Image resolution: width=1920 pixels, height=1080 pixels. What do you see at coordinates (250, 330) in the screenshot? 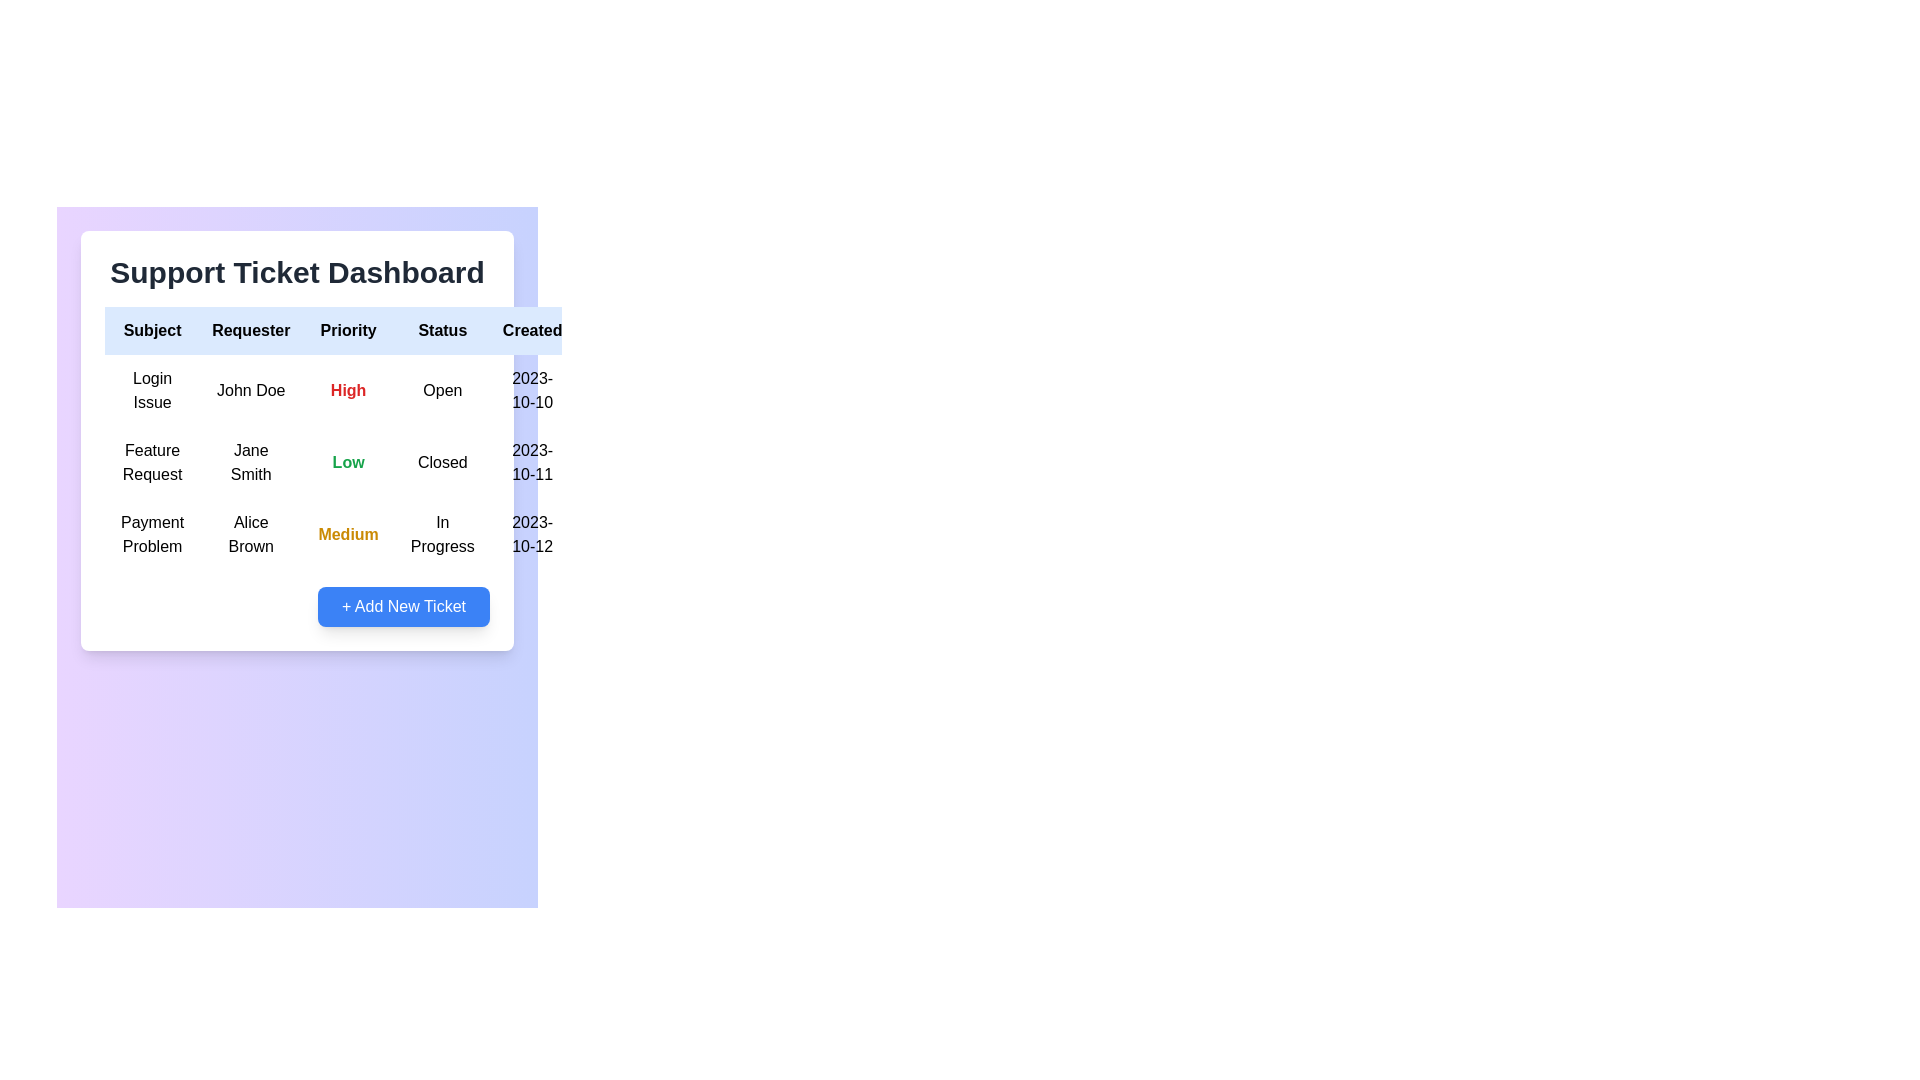
I see `the text label 'Requester', which is styled in bold black font on a light blue background and is the second column header in the Support Ticket Dashboard` at bounding box center [250, 330].